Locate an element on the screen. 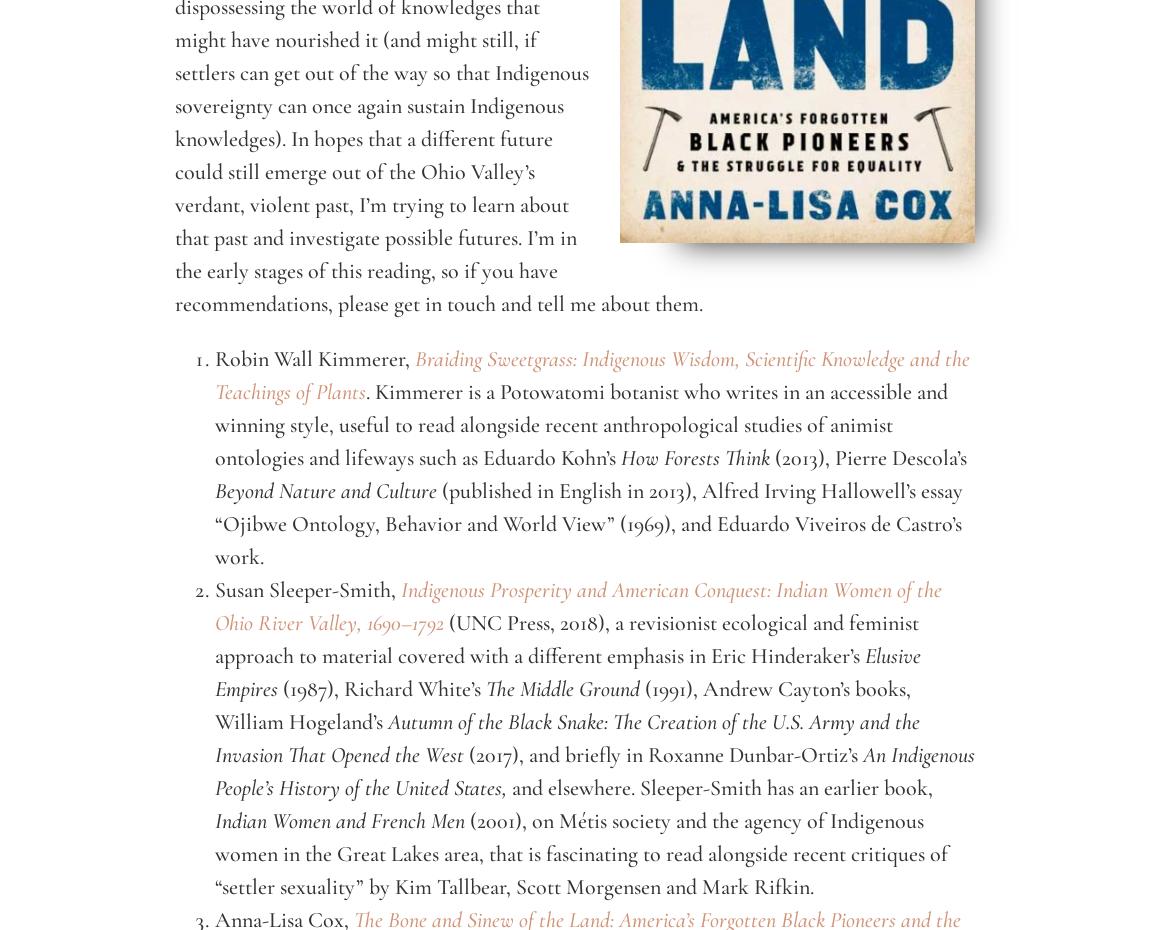 The width and height of the screenshot is (1150, 930). 'The Middle Ground' is located at coordinates (485, 688).